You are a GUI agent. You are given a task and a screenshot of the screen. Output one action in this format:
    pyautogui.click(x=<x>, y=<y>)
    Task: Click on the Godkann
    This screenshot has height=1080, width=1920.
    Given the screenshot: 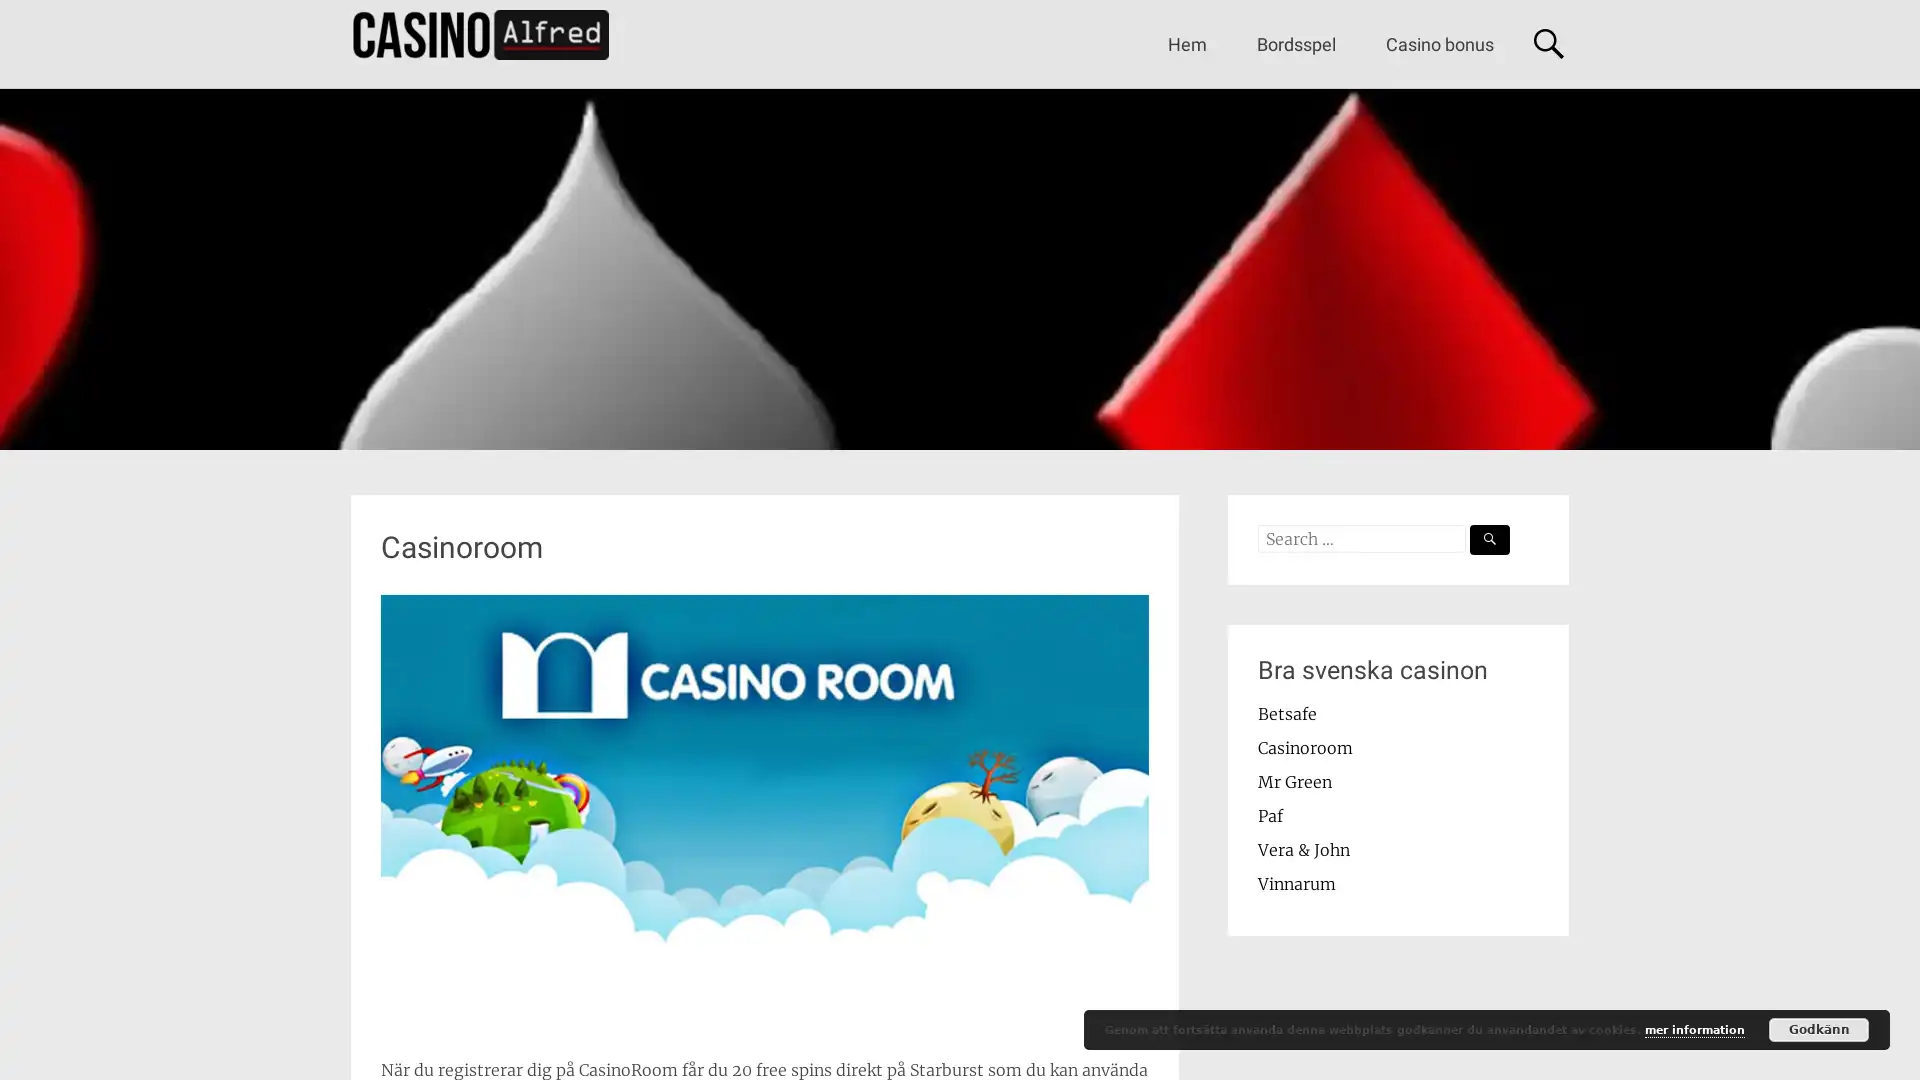 What is the action you would take?
    pyautogui.click(x=1819, y=1029)
    